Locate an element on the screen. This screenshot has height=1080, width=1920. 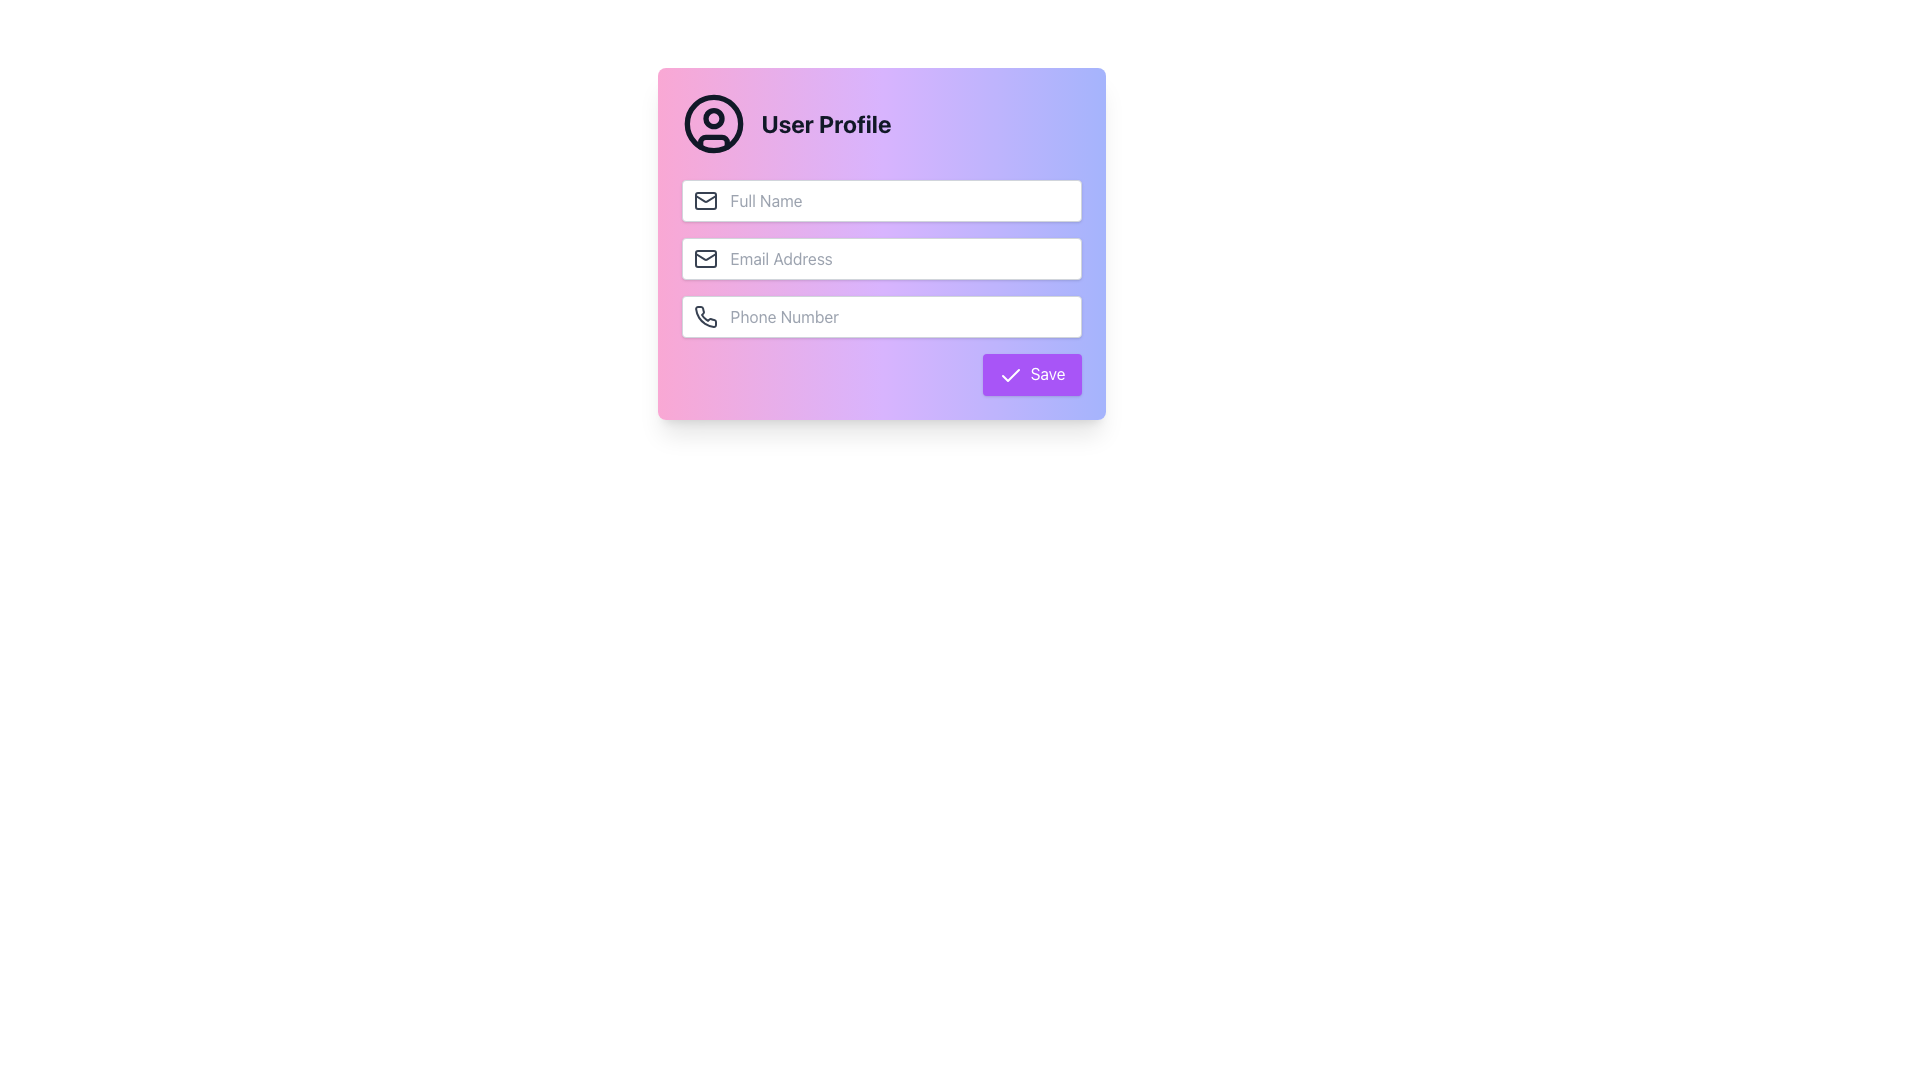
the small SVG circle that is part of the user profile icon located above the label 'User Profile' is located at coordinates (713, 118).